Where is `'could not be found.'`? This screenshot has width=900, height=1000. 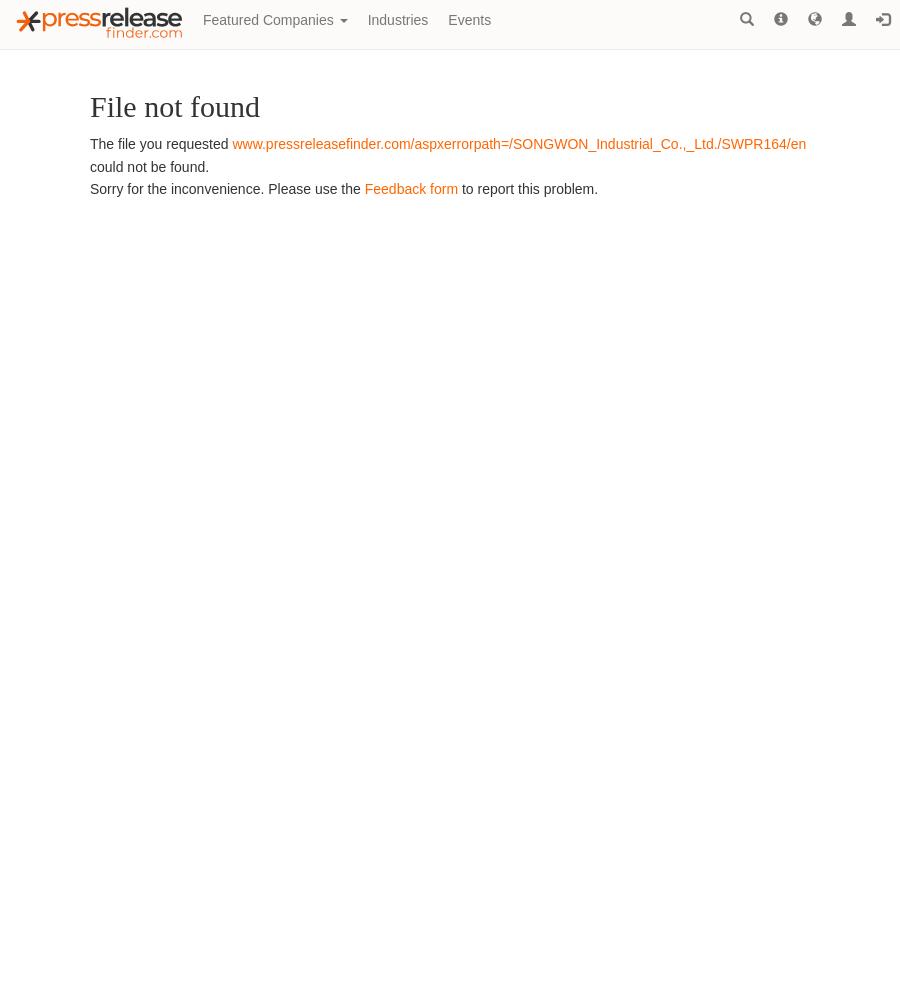
'could not be found.' is located at coordinates (149, 166).